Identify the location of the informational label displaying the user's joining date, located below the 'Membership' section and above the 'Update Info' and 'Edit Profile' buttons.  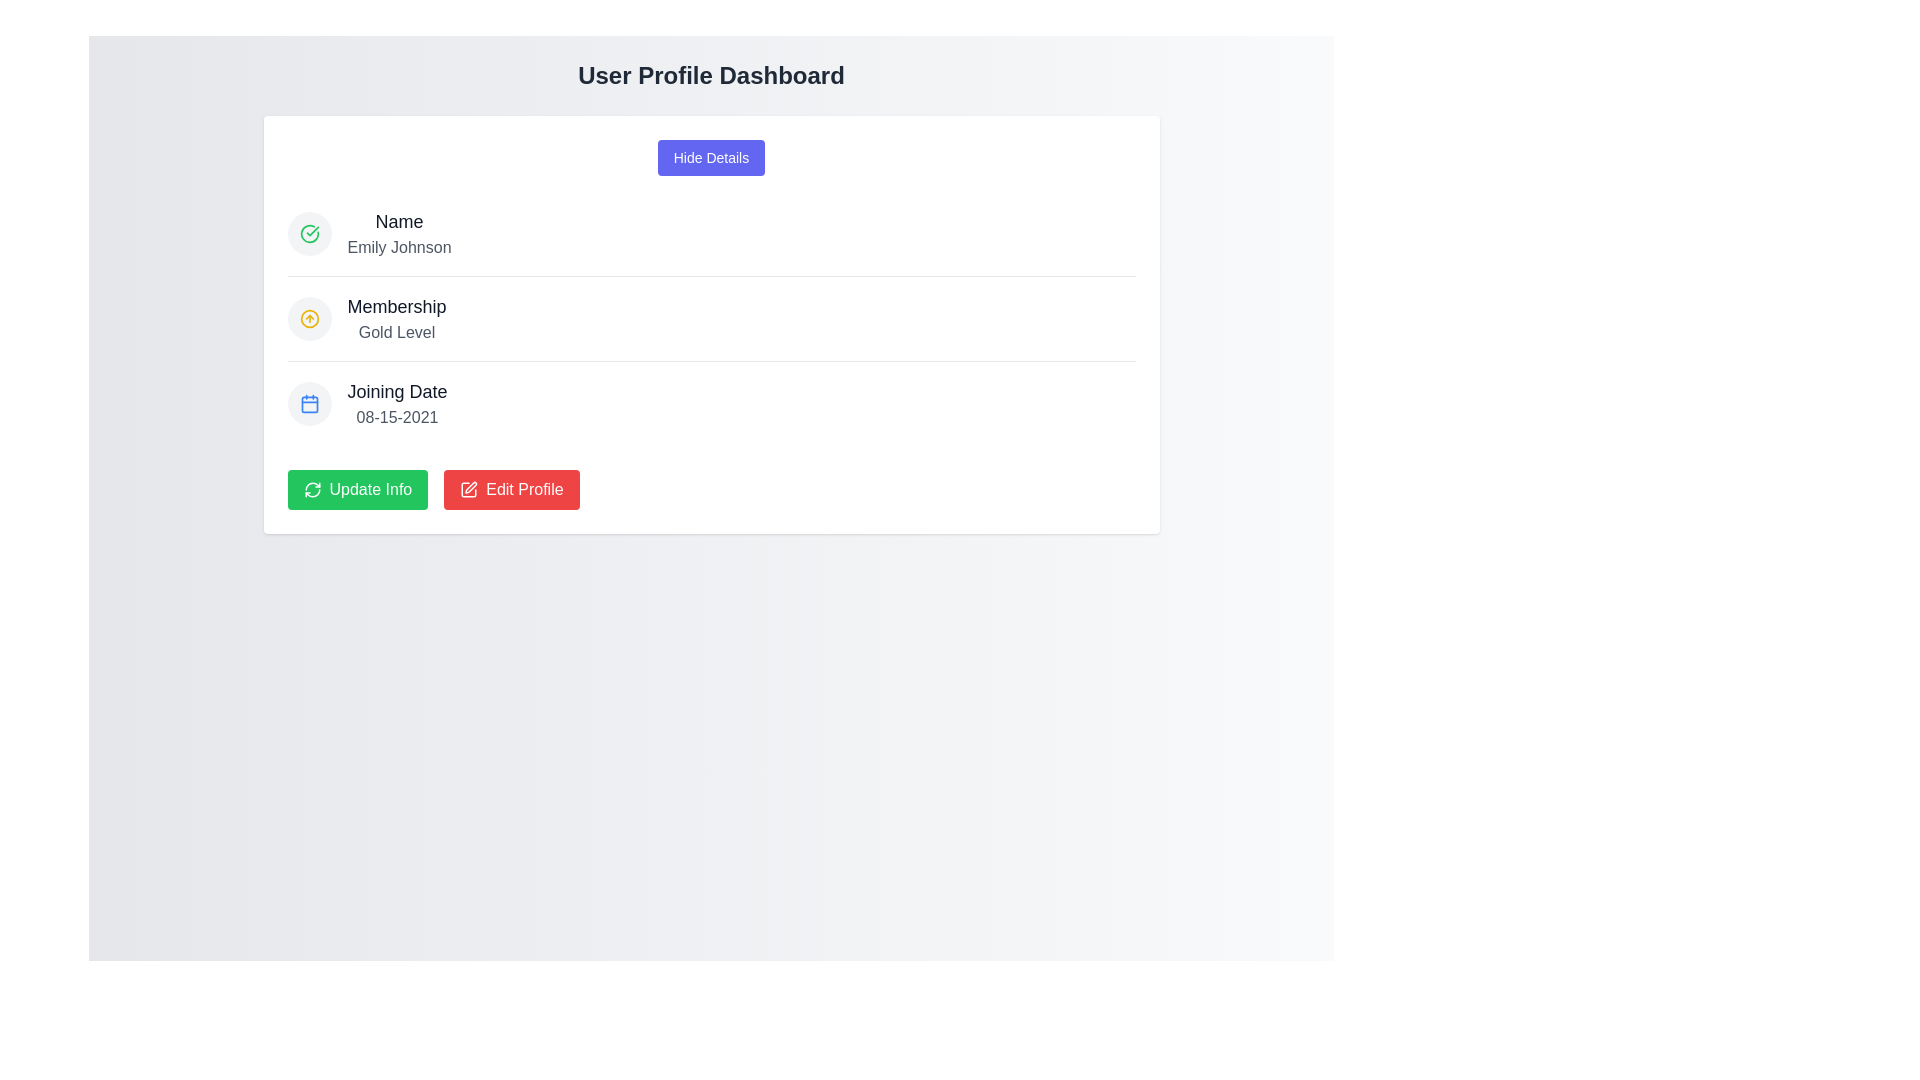
(397, 404).